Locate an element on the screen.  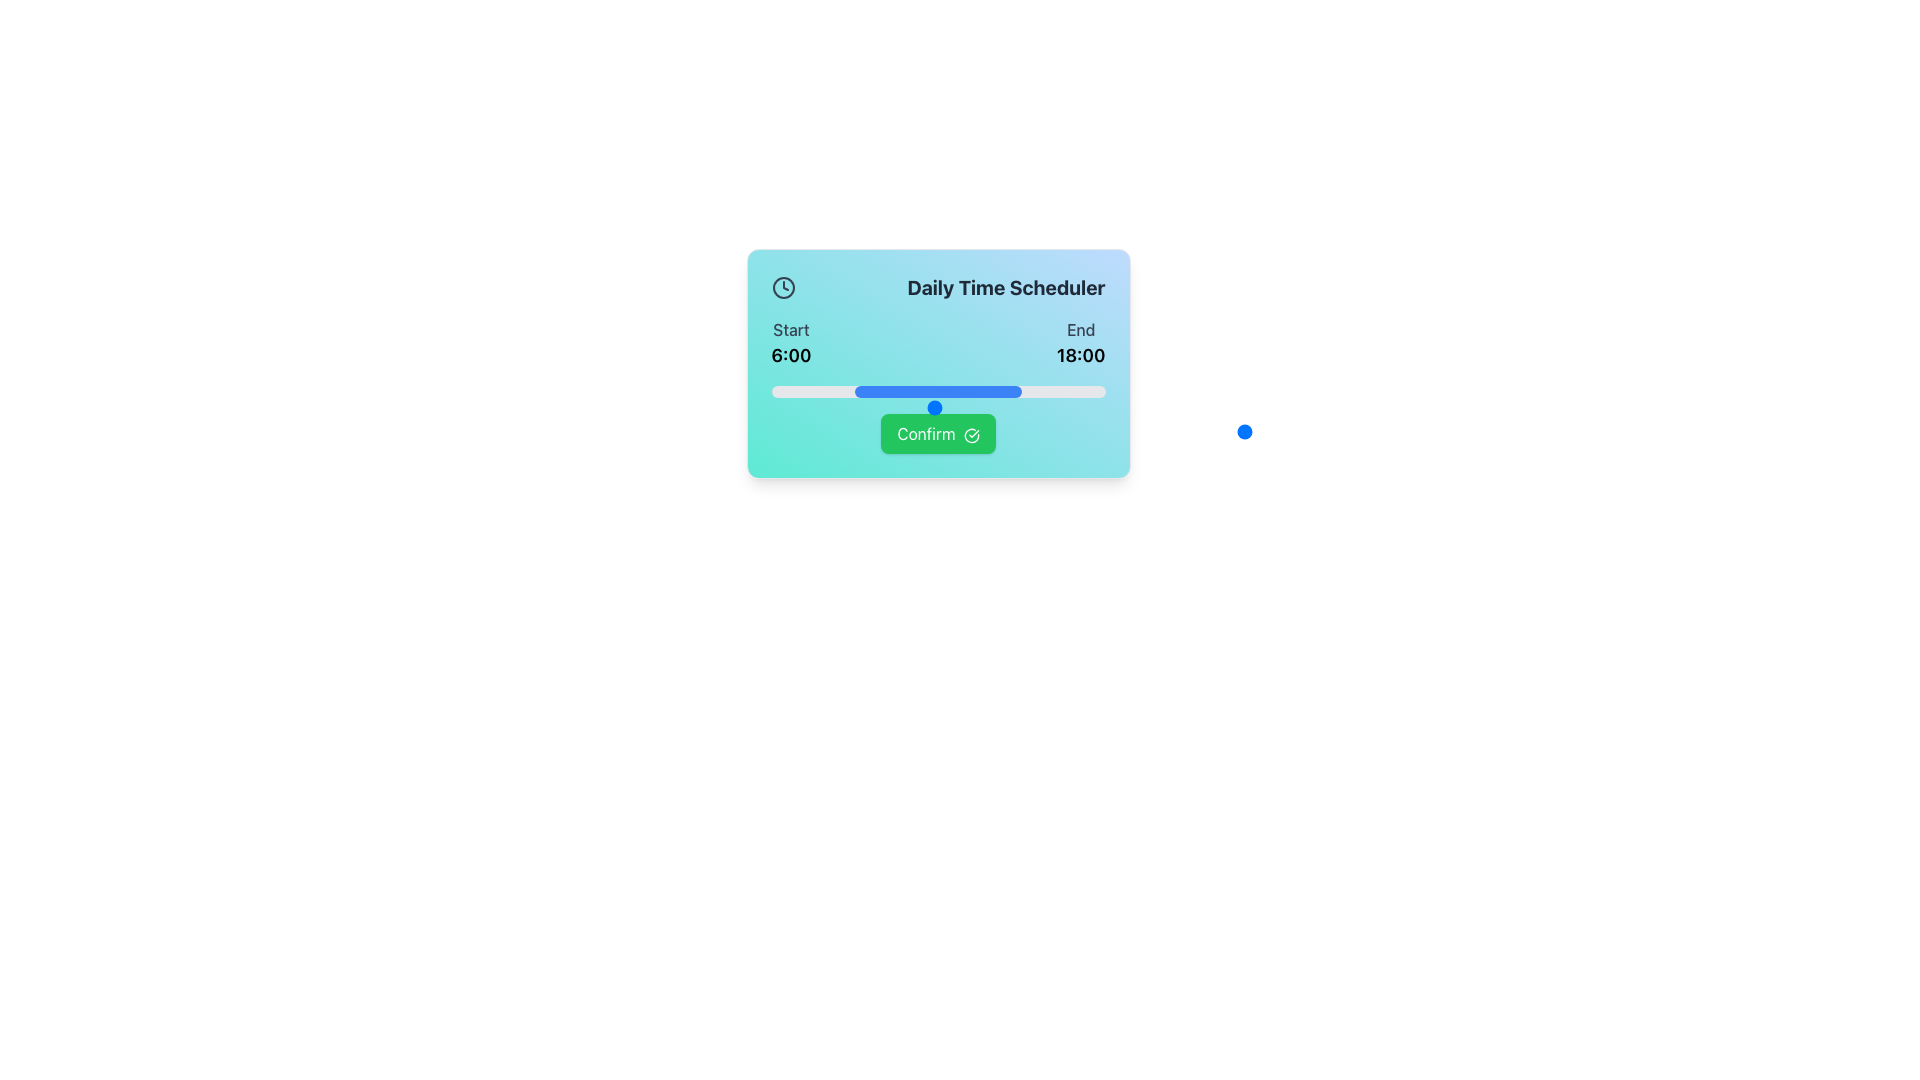
the time value is located at coordinates (770, 407).